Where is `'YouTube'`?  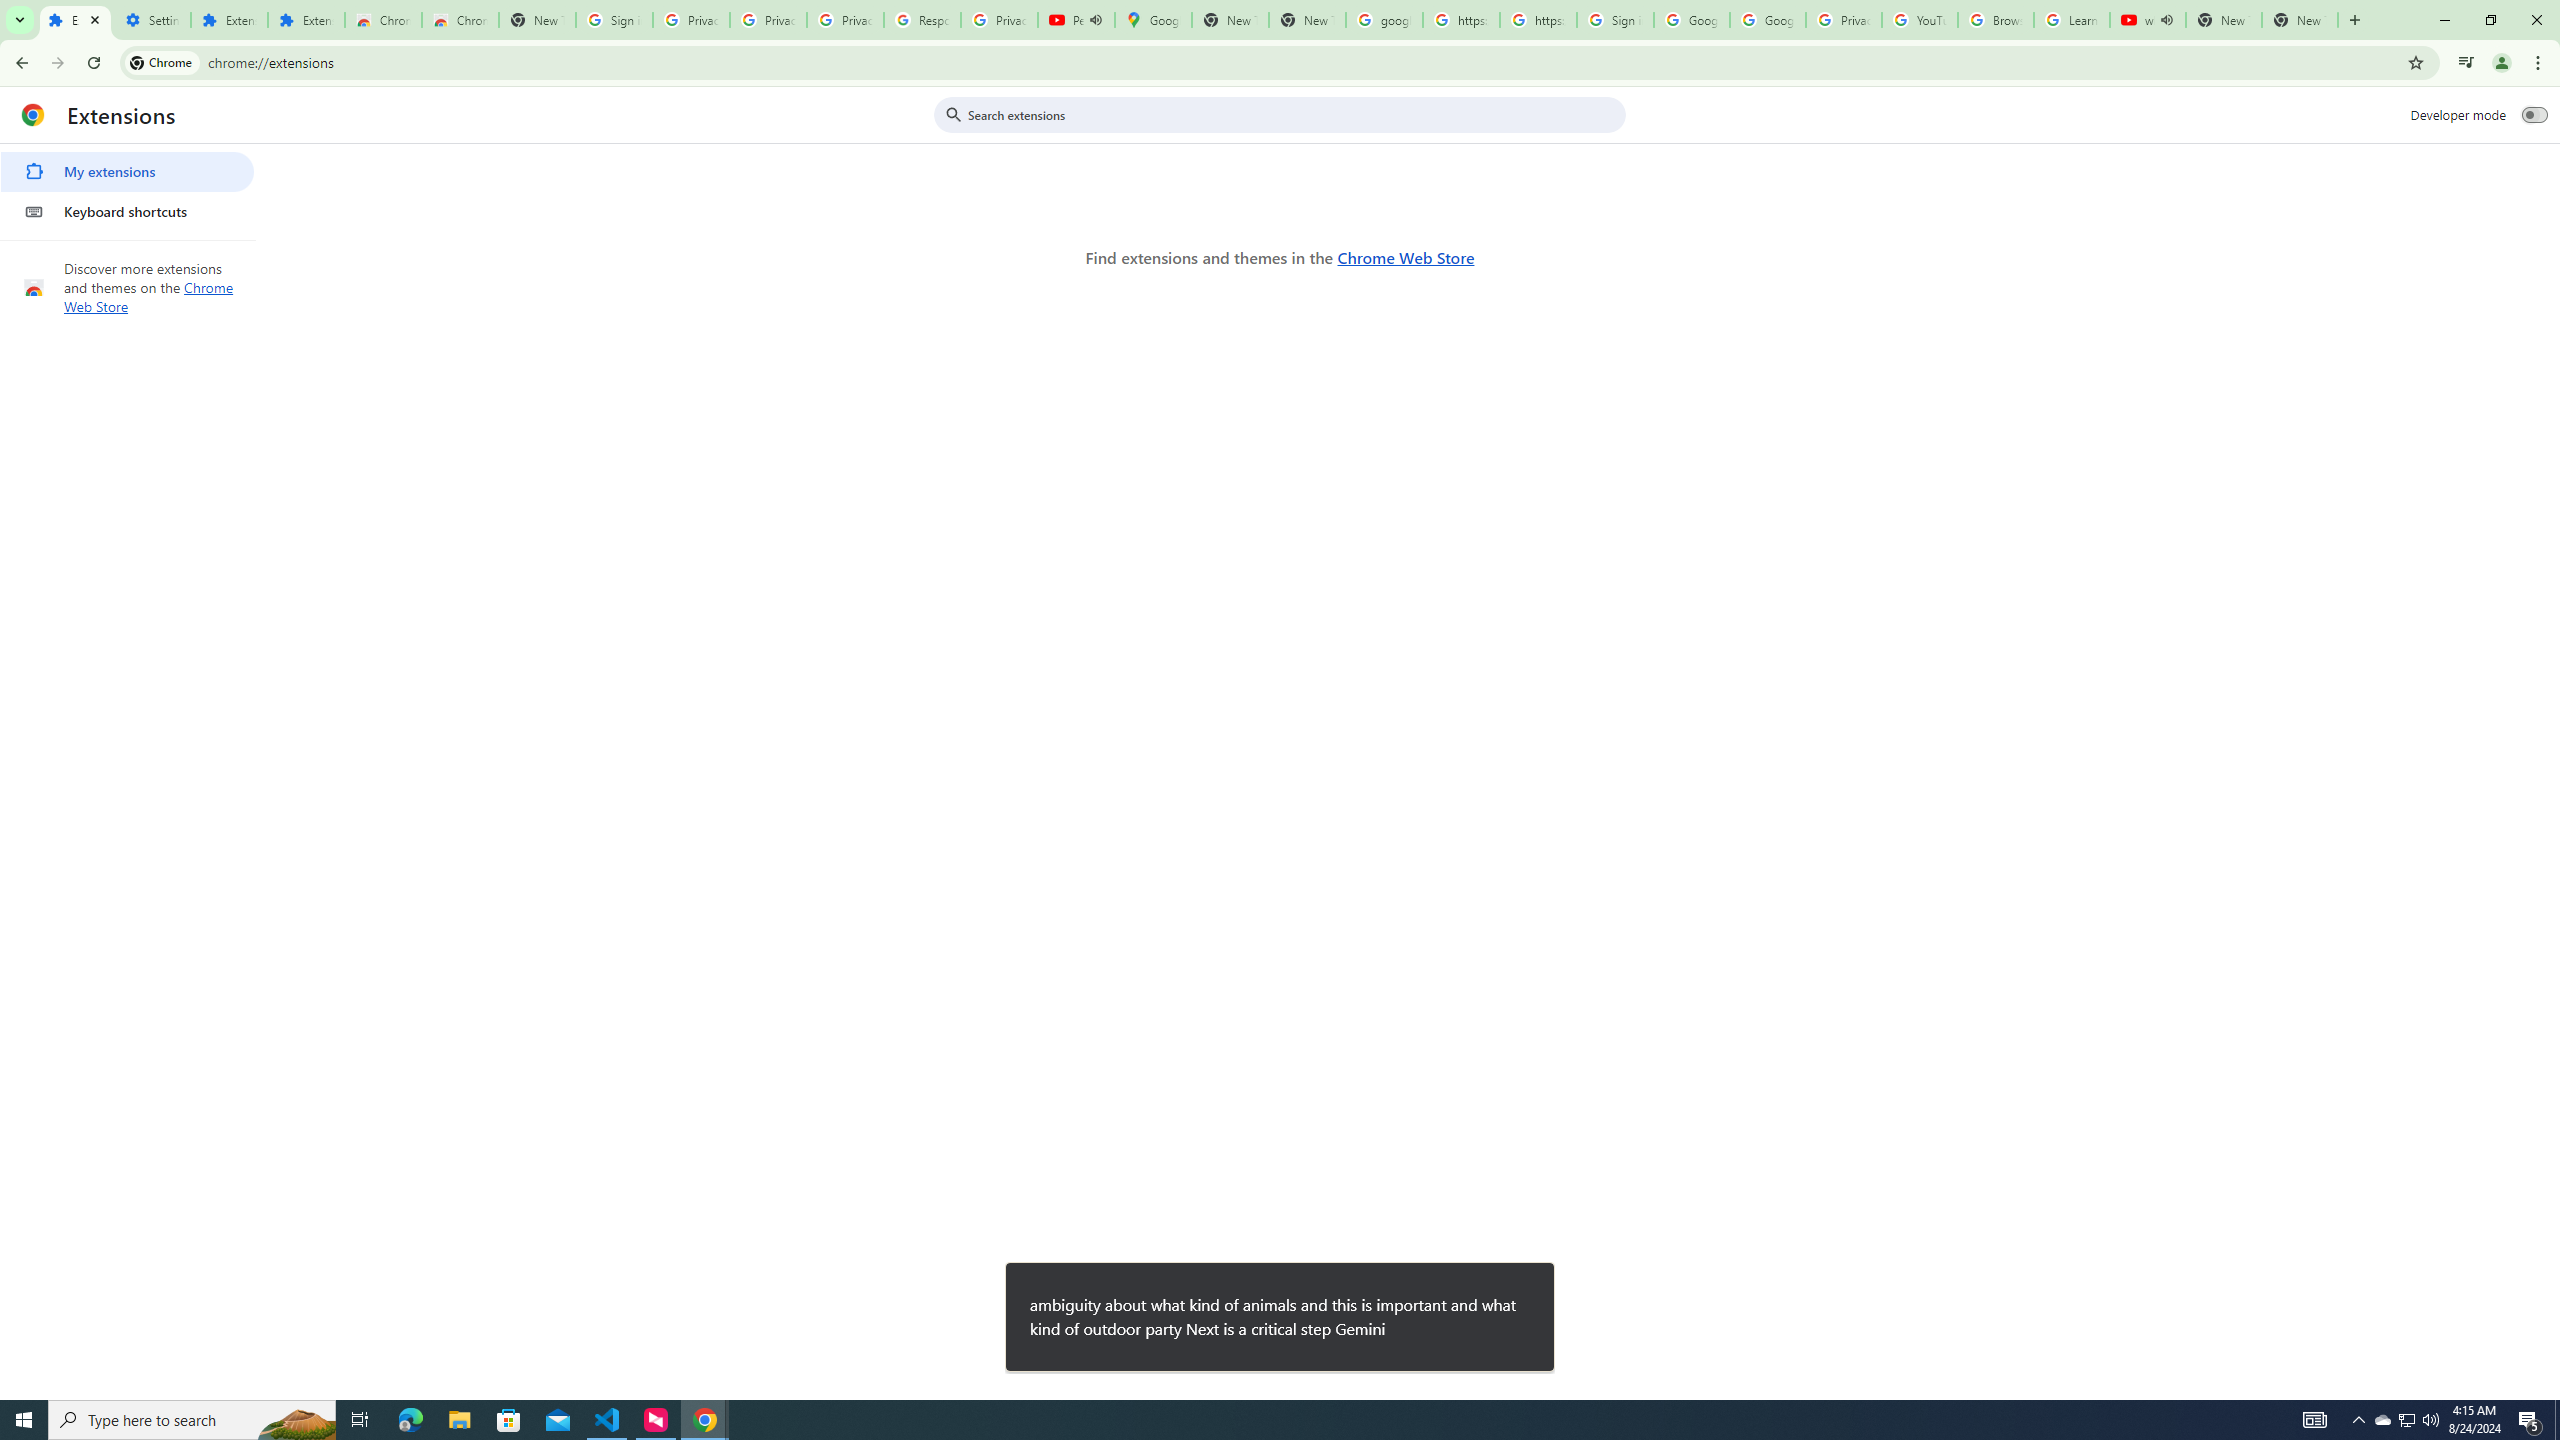
'YouTube' is located at coordinates (1920, 19).